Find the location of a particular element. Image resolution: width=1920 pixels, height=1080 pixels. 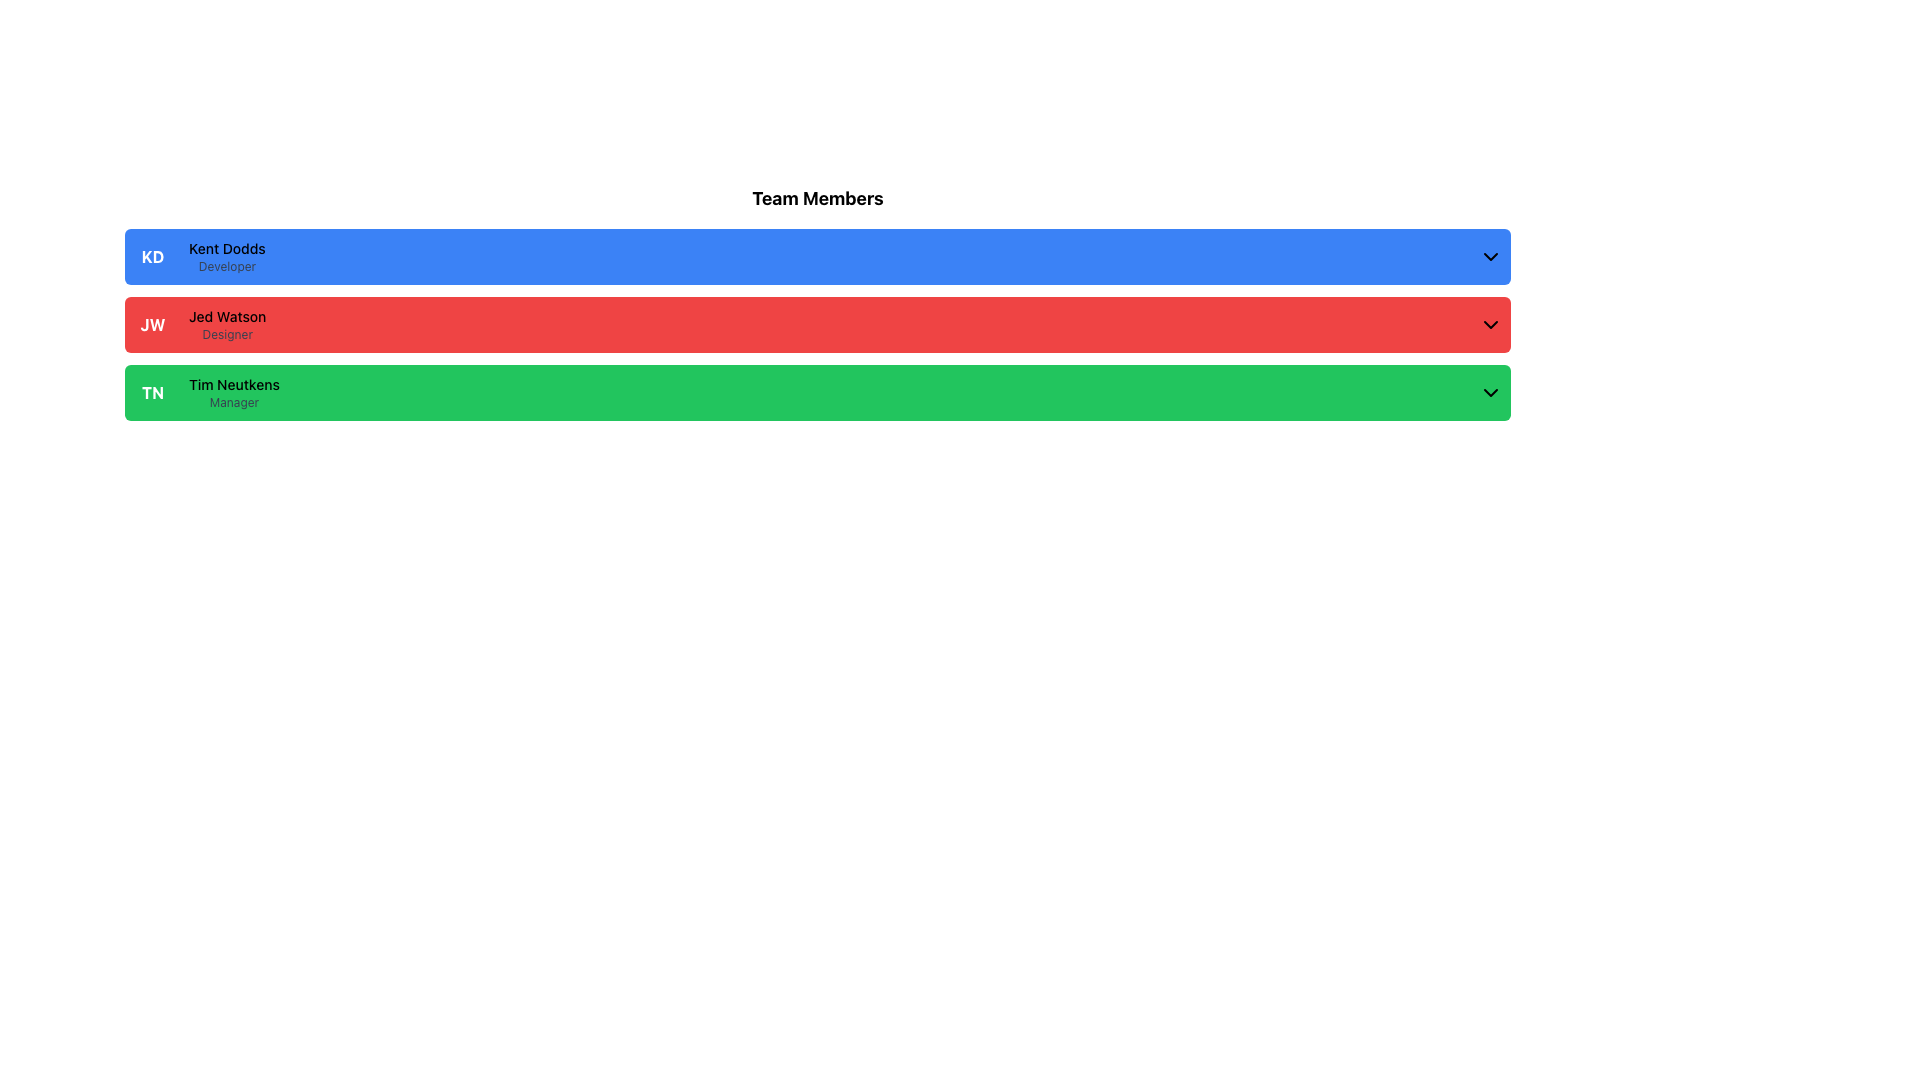

the text label displaying the name 'Kent Dodds' located in the blue section at the top of the list is located at coordinates (227, 248).